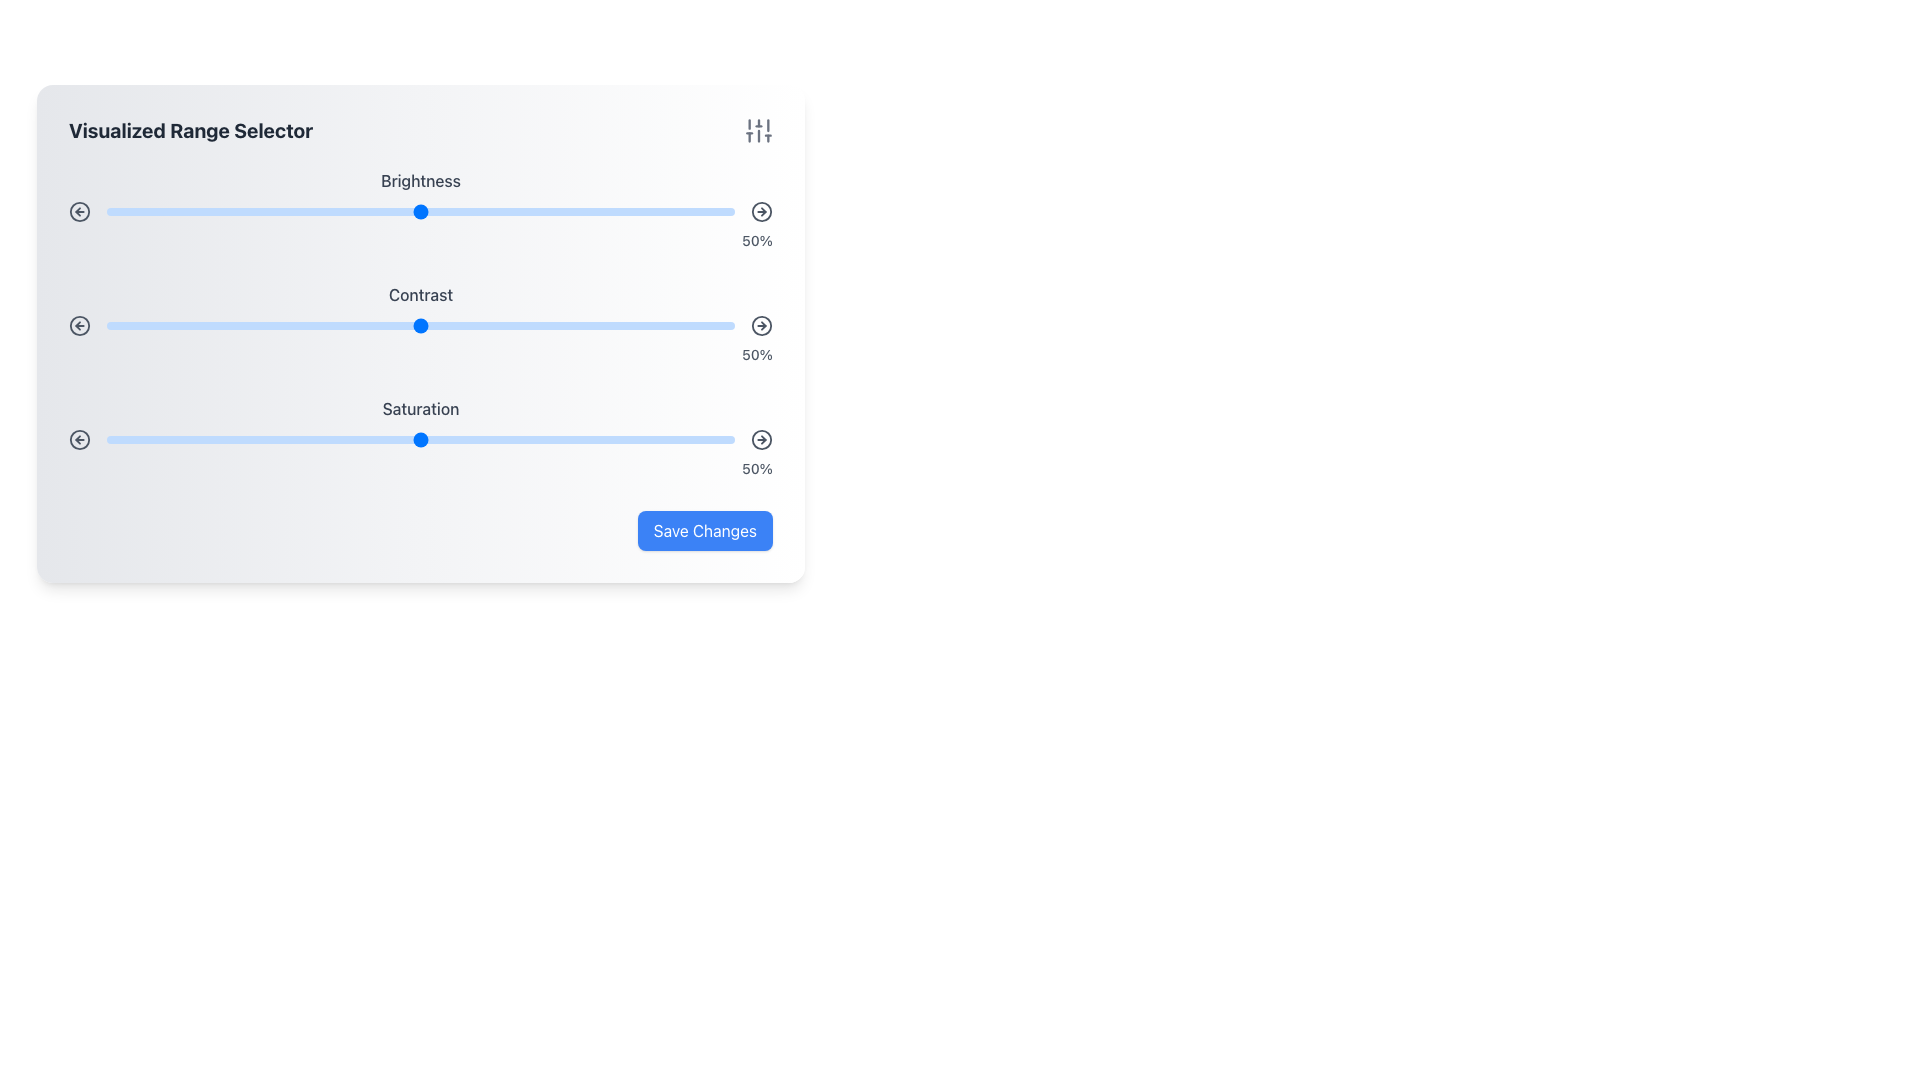 The height and width of the screenshot is (1080, 1920). What do you see at coordinates (709, 212) in the screenshot?
I see `the brightness` at bounding box center [709, 212].